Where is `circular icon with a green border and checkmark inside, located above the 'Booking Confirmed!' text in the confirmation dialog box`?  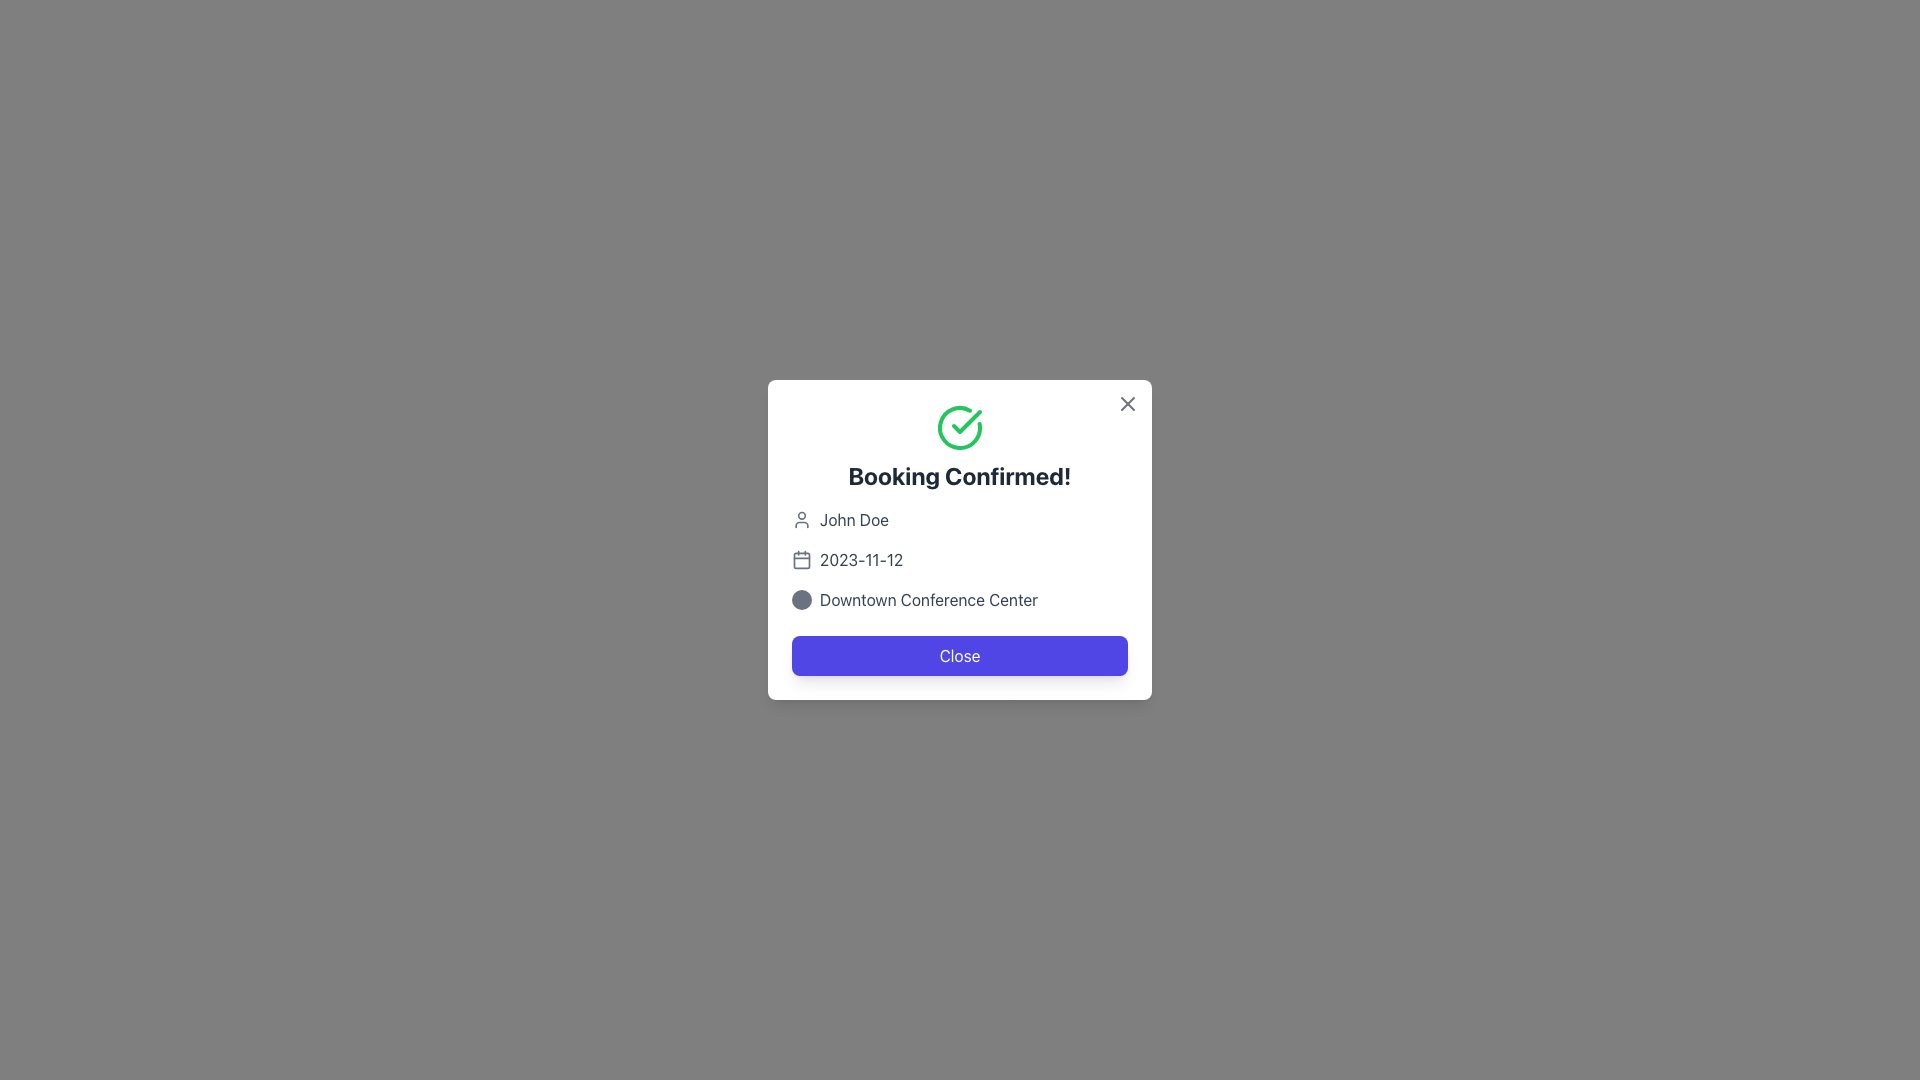 circular icon with a green border and checkmark inside, located above the 'Booking Confirmed!' text in the confirmation dialog box is located at coordinates (960, 427).